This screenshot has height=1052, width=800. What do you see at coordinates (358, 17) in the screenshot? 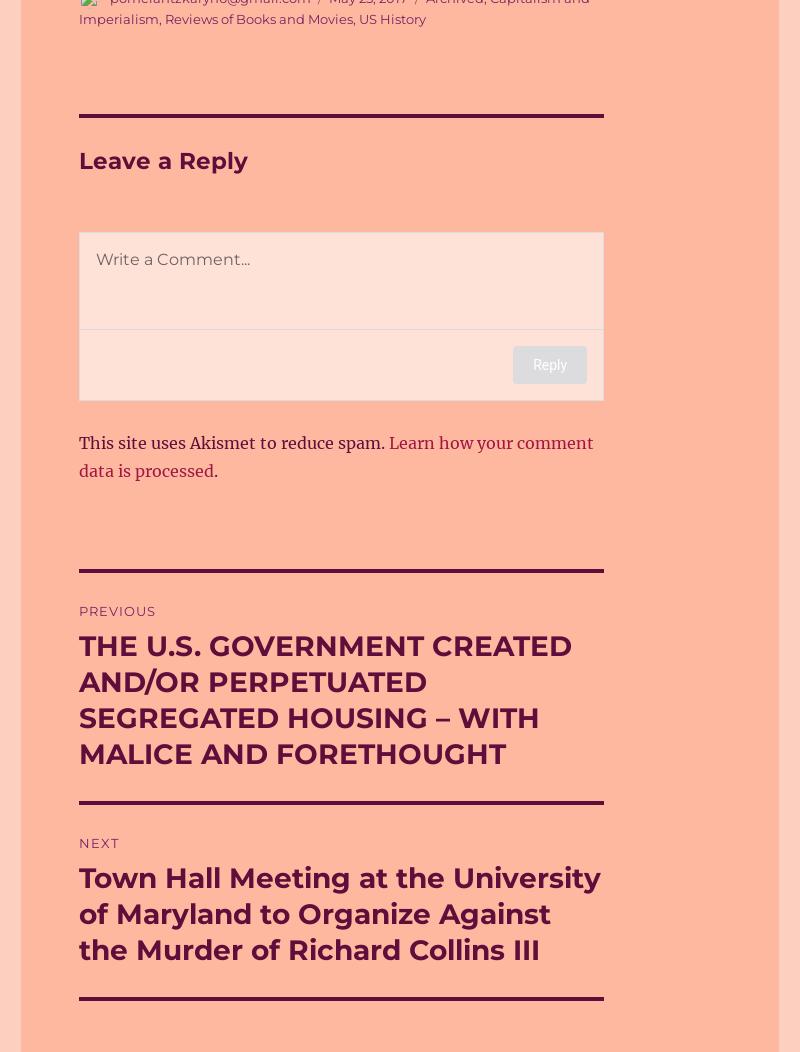
I see `'US History'` at bounding box center [358, 17].